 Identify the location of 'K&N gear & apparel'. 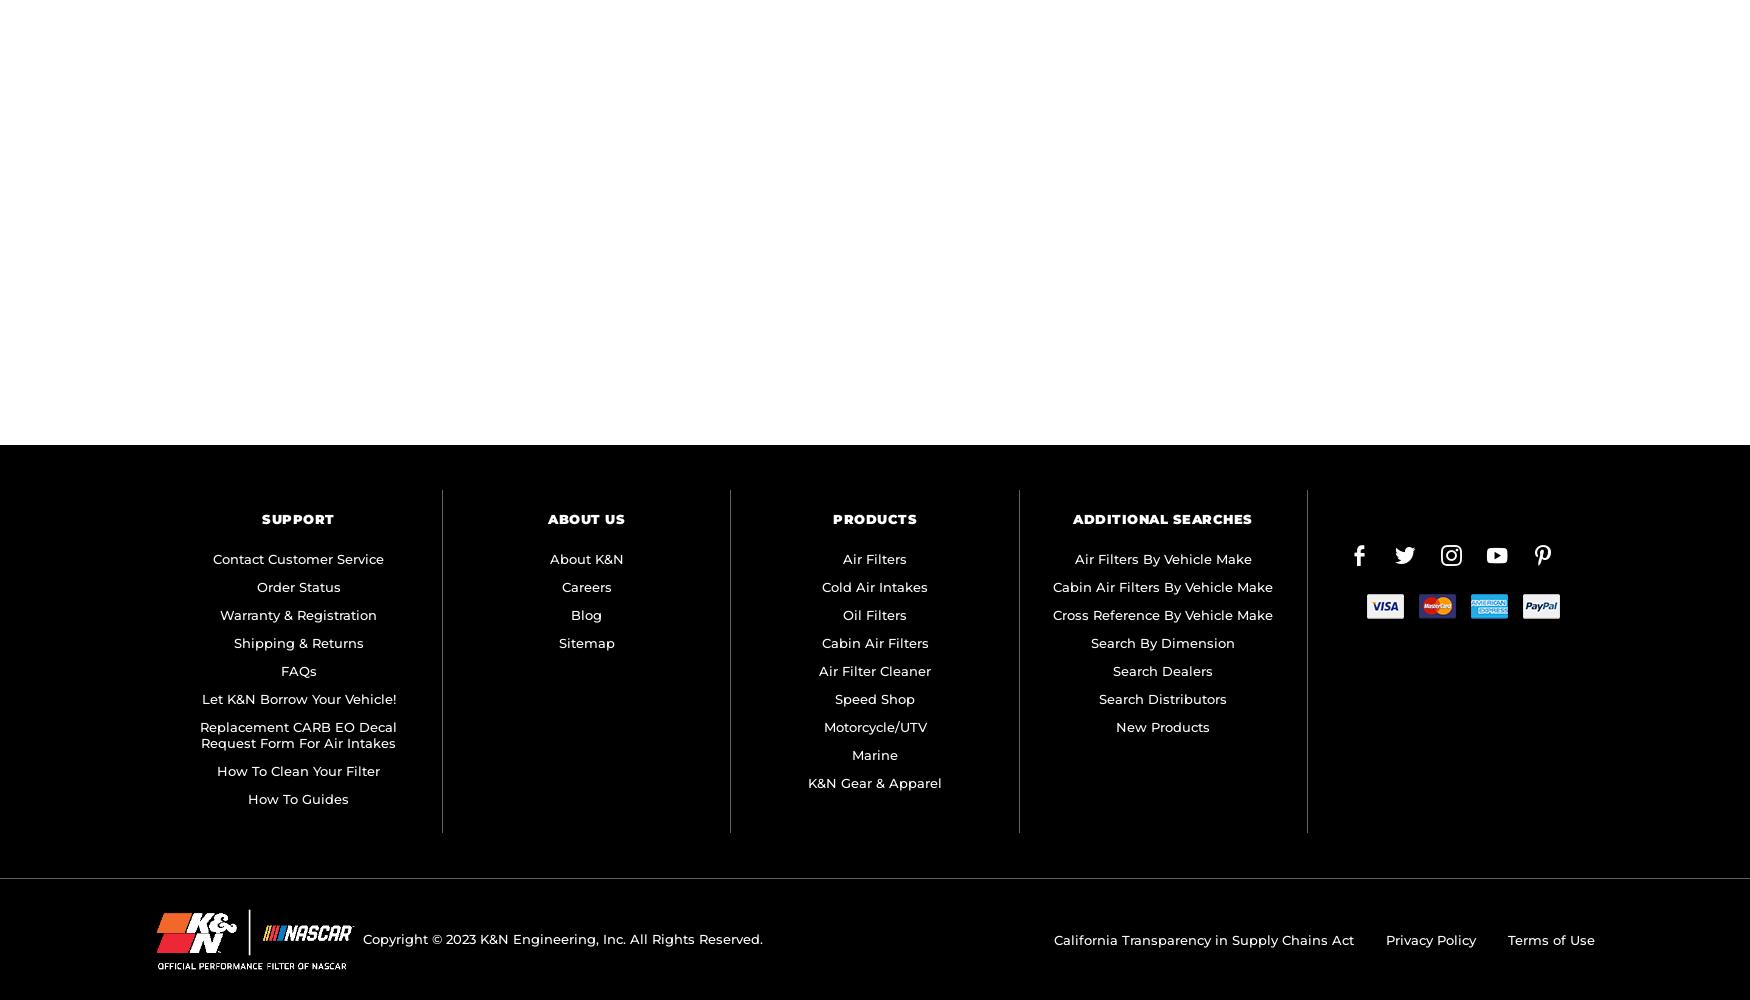
(806, 783).